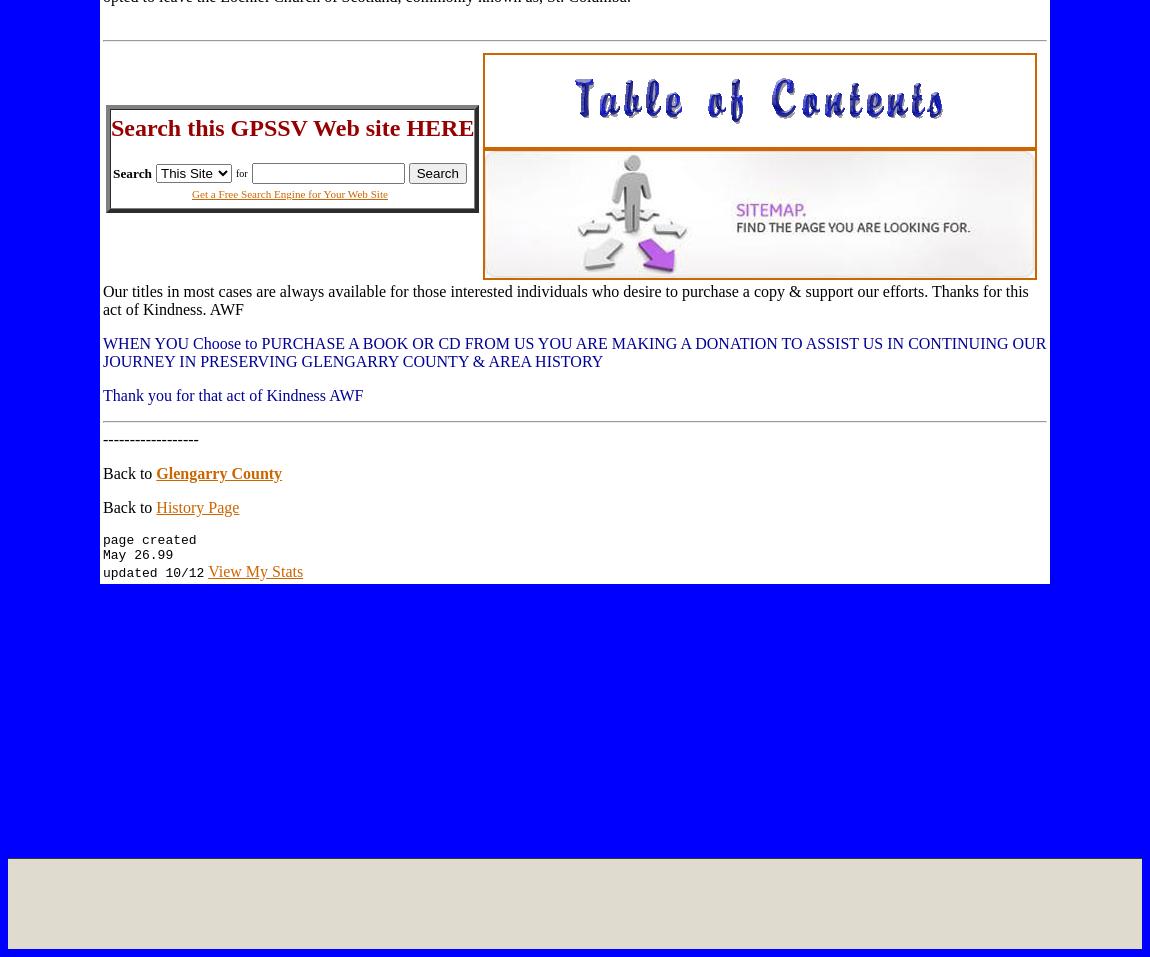  What do you see at coordinates (292, 126) in the screenshot?
I see `'Search this GPSSV Web site HERE'` at bounding box center [292, 126].